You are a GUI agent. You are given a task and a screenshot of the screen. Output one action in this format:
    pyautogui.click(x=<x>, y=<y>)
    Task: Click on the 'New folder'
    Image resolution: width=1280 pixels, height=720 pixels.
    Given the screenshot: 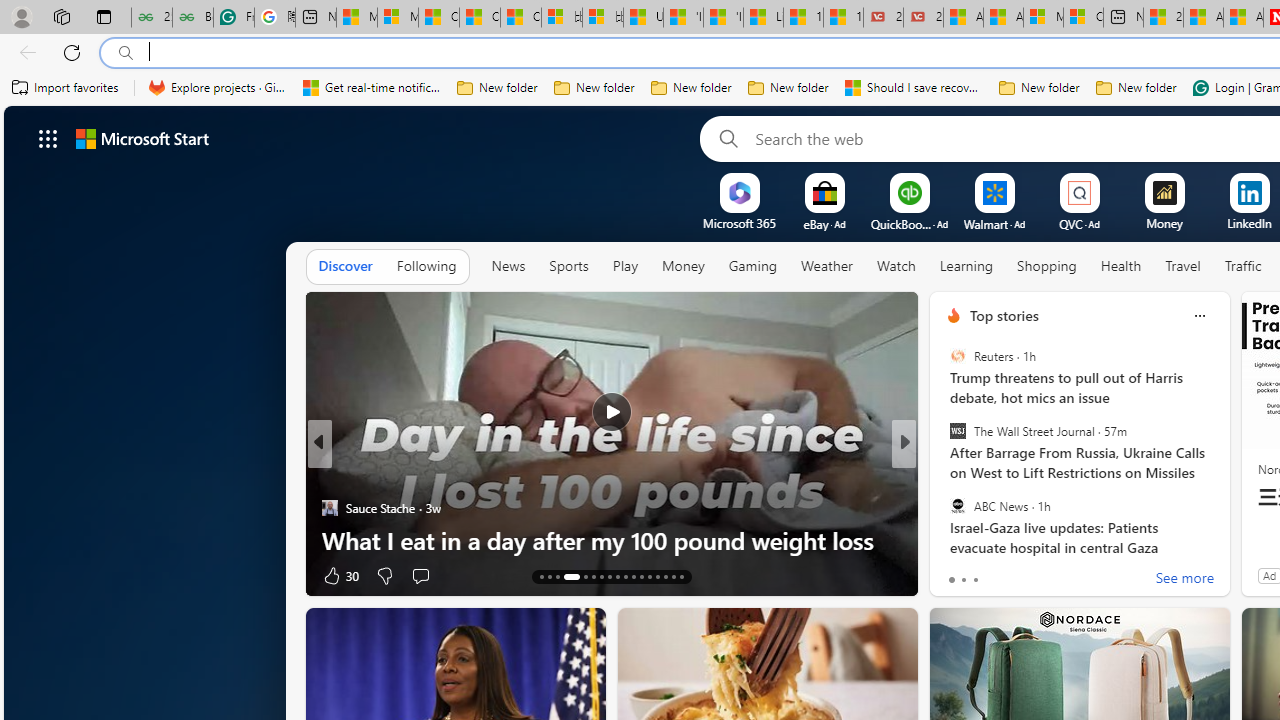 What is the action you would take?
    pyautogui.click(x=1136, y=87)
    